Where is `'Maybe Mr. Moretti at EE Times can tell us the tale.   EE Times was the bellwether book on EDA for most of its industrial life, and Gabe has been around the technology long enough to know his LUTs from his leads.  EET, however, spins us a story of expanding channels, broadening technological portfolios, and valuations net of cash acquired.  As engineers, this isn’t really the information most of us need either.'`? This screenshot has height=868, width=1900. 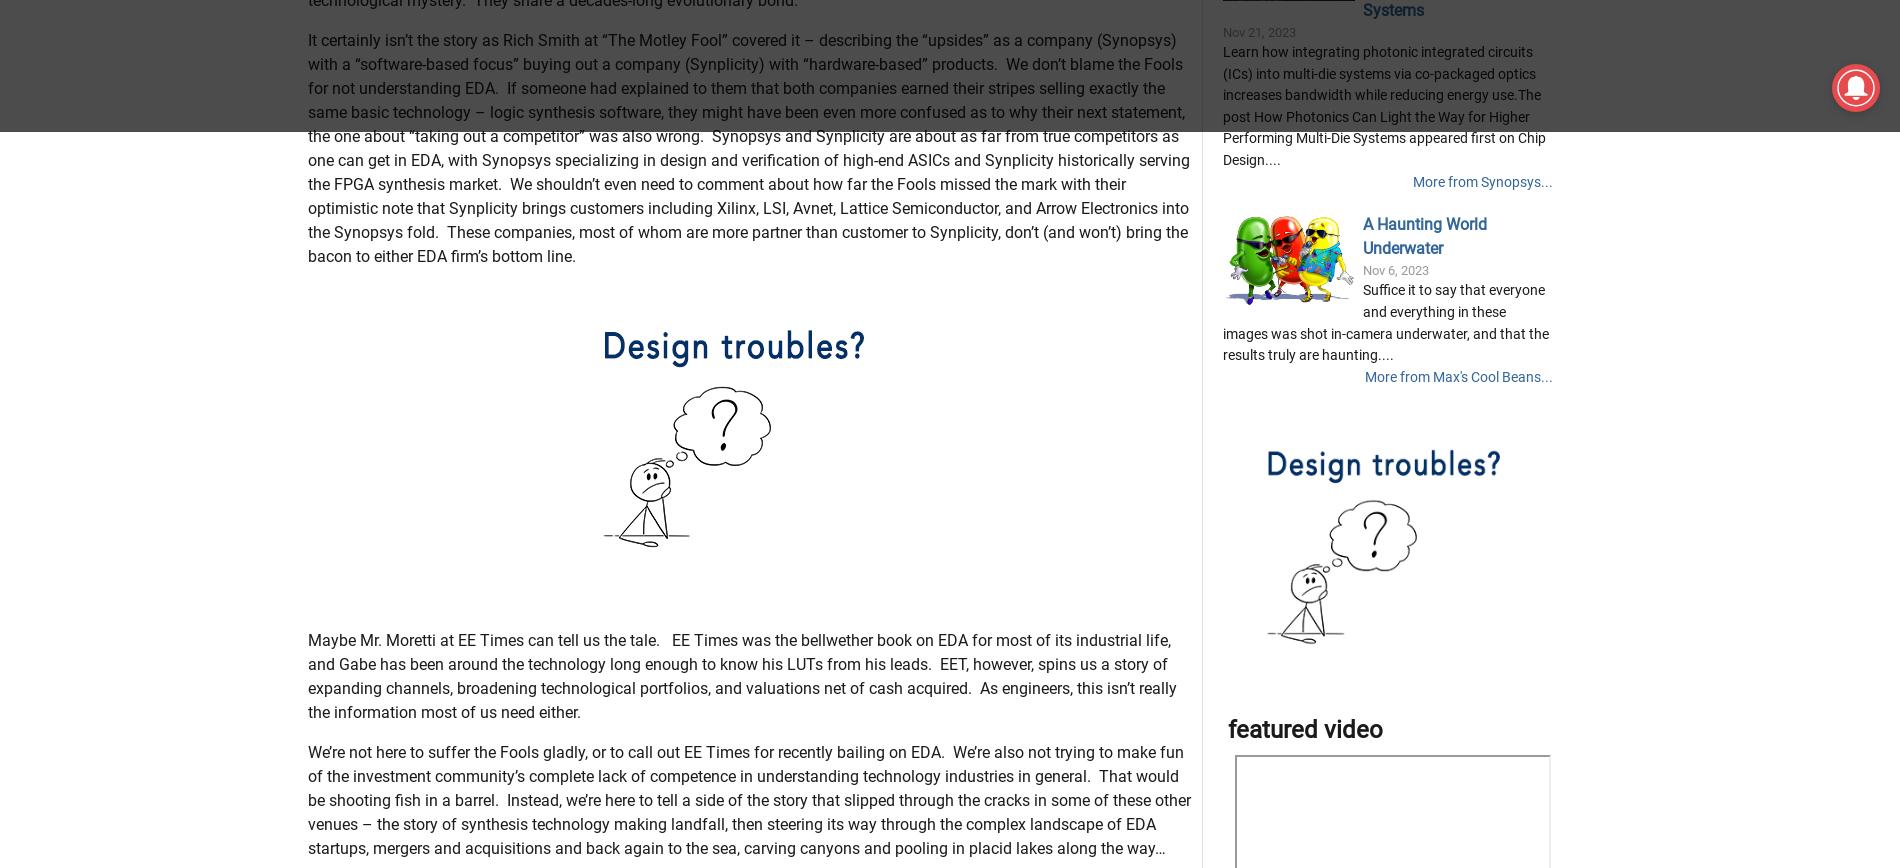 'Maybe Mr. Moretti at EE Times can tell us the tale.   EE Times was the bellwether book on EDA for most of its industrial life, and Gabe has been around the technology long enough to know his LUTs from his leads.  EET, however, spins us a story of expanding channels, broadening technological portfolios, and valuations net of cash acquired.  As engineers, this isn’t really the information most of us need either.' is located at coordinates (740, 775).